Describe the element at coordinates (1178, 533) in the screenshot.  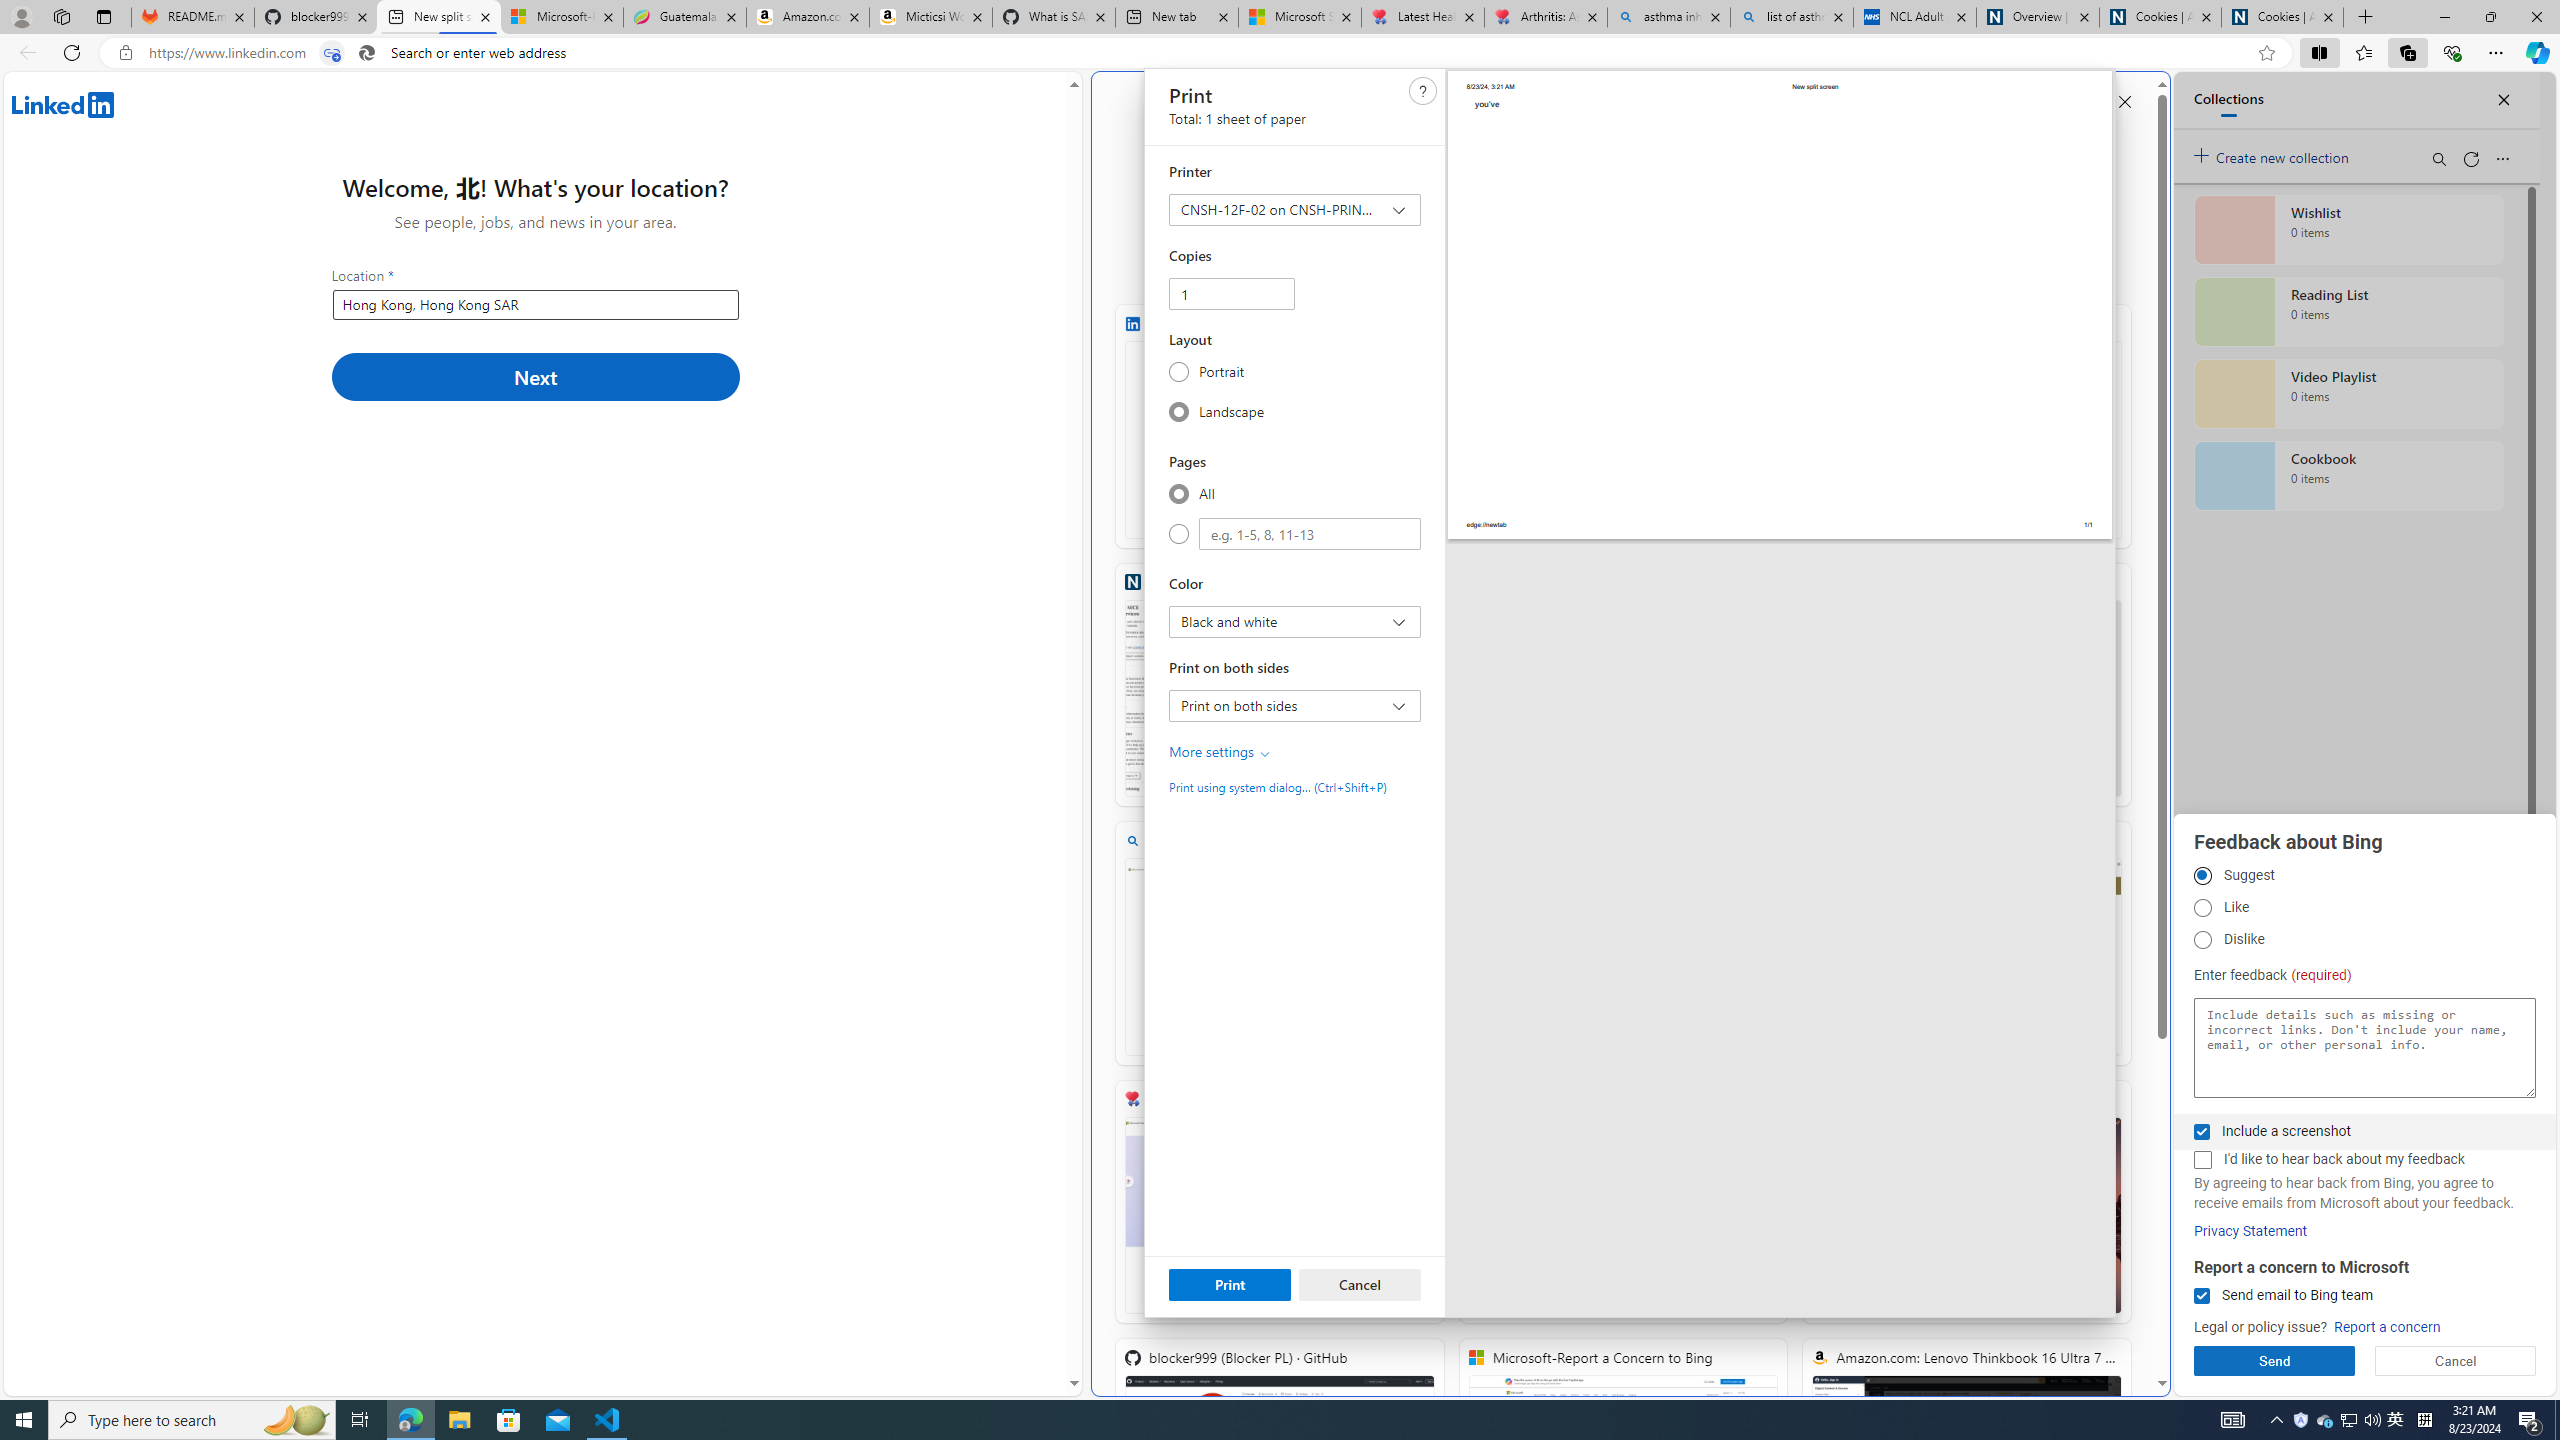
I see `'Custom'` at that location.